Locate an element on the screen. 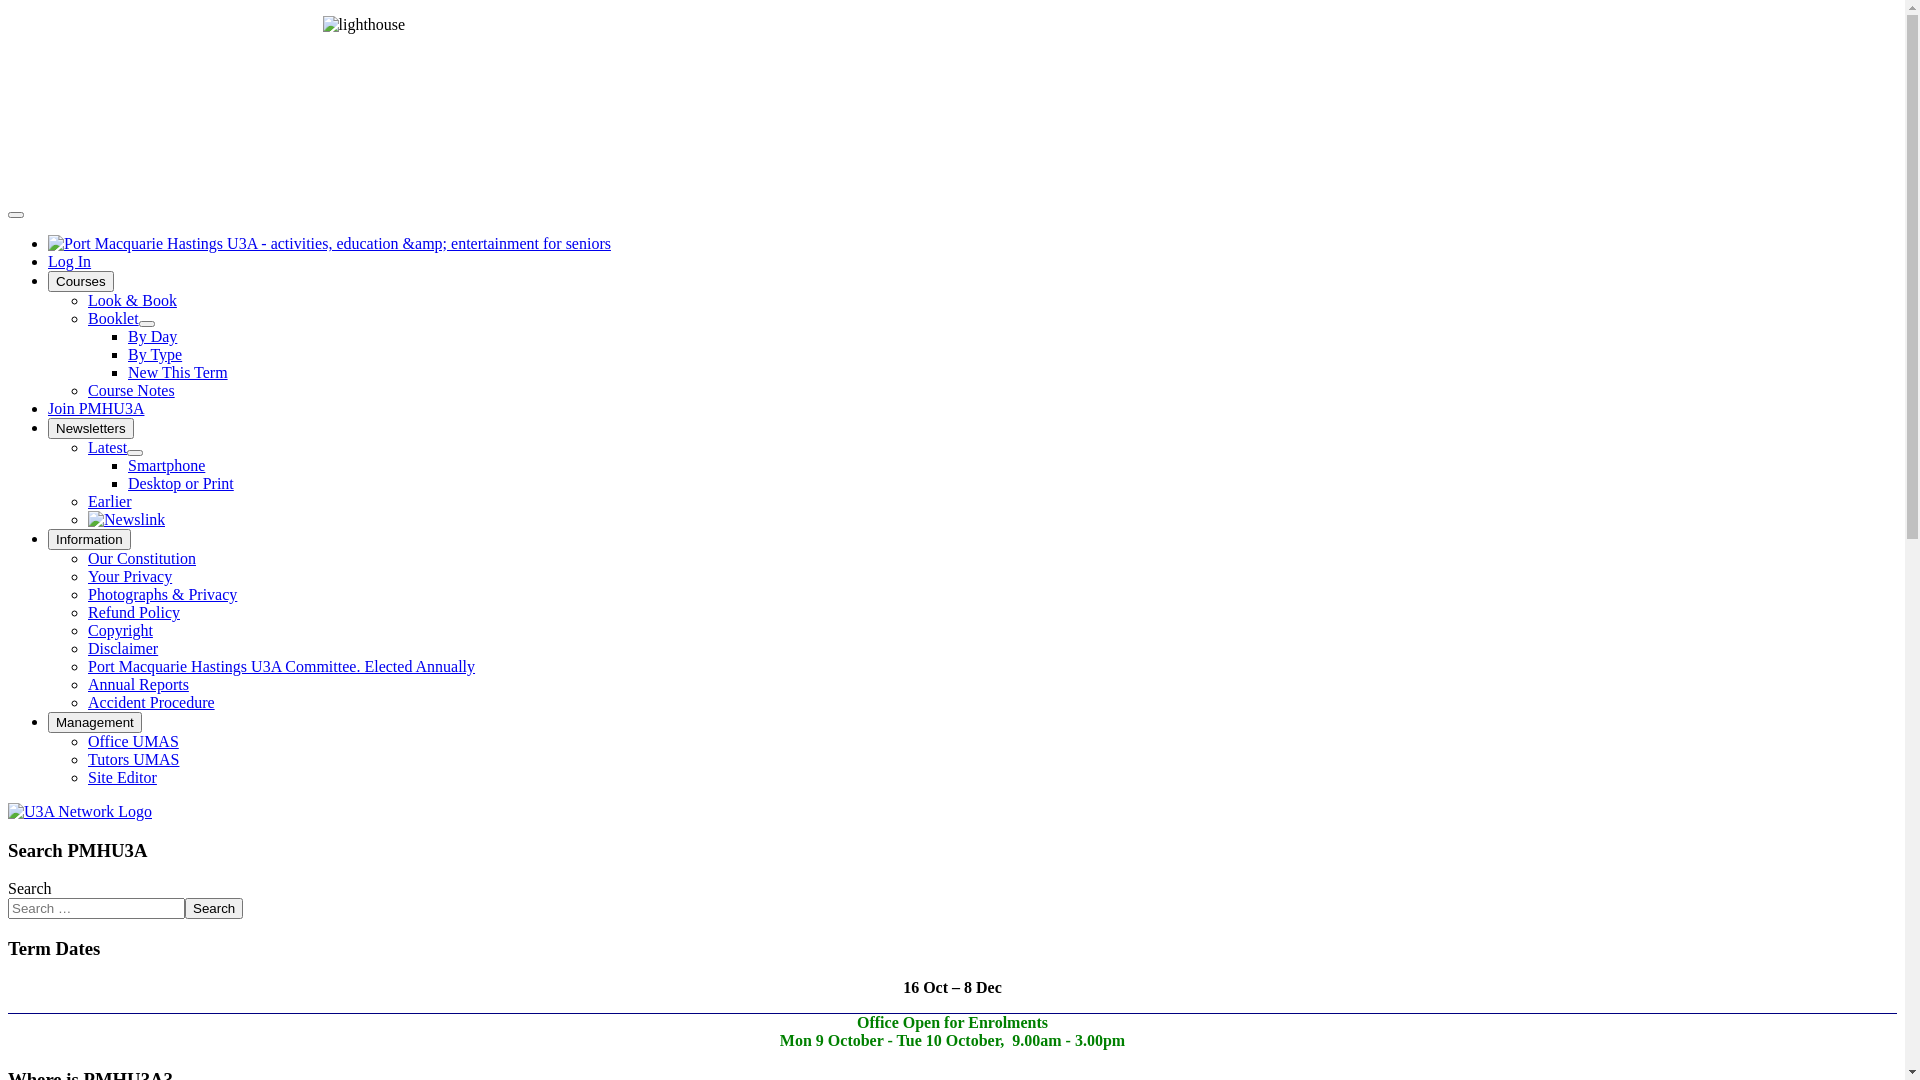  'Annual Reports' is located at coordinates (137, 683).